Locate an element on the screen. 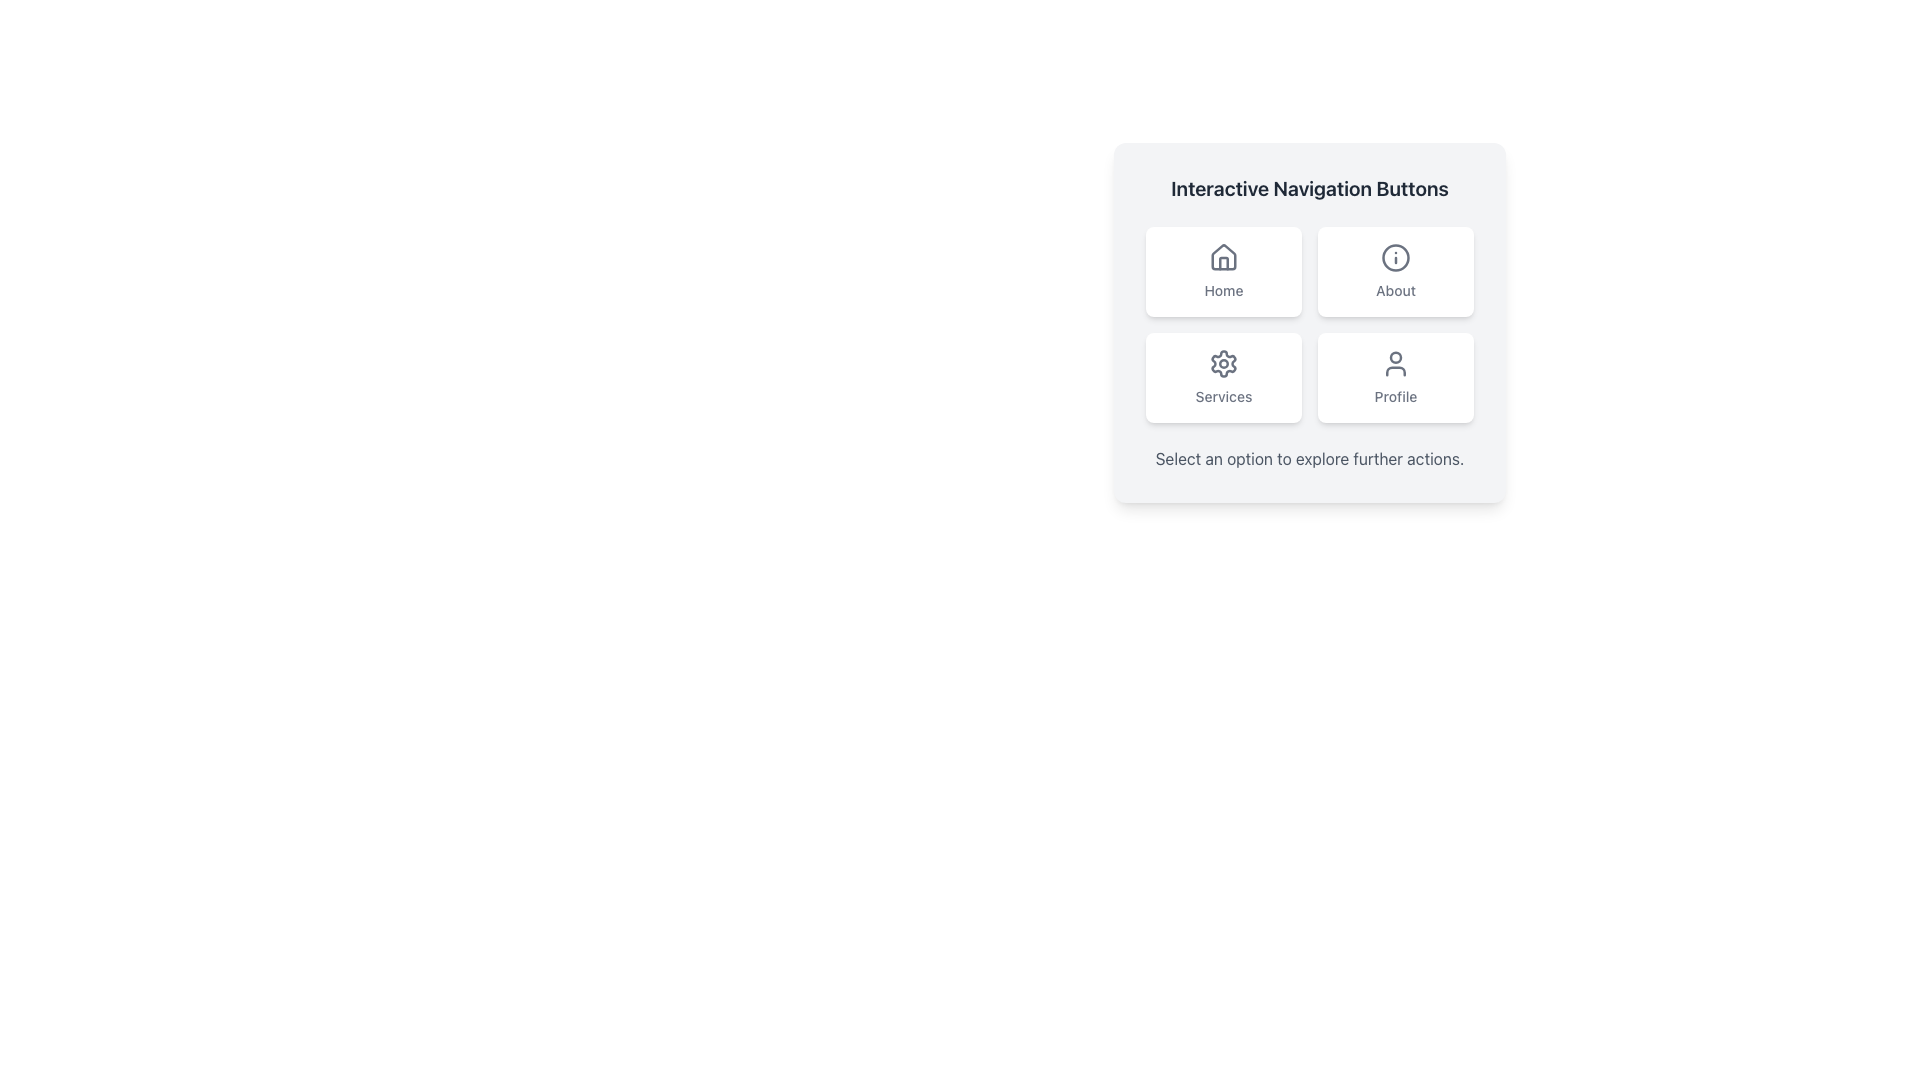 Image resolution: width=1920 pixels, height=1080 pixels. the 'Home' text label, which is displayed in a sans-serif font beneath a house icon in the 'Interactive Navigation Buttons' section is located at coordinates (1223, 290).